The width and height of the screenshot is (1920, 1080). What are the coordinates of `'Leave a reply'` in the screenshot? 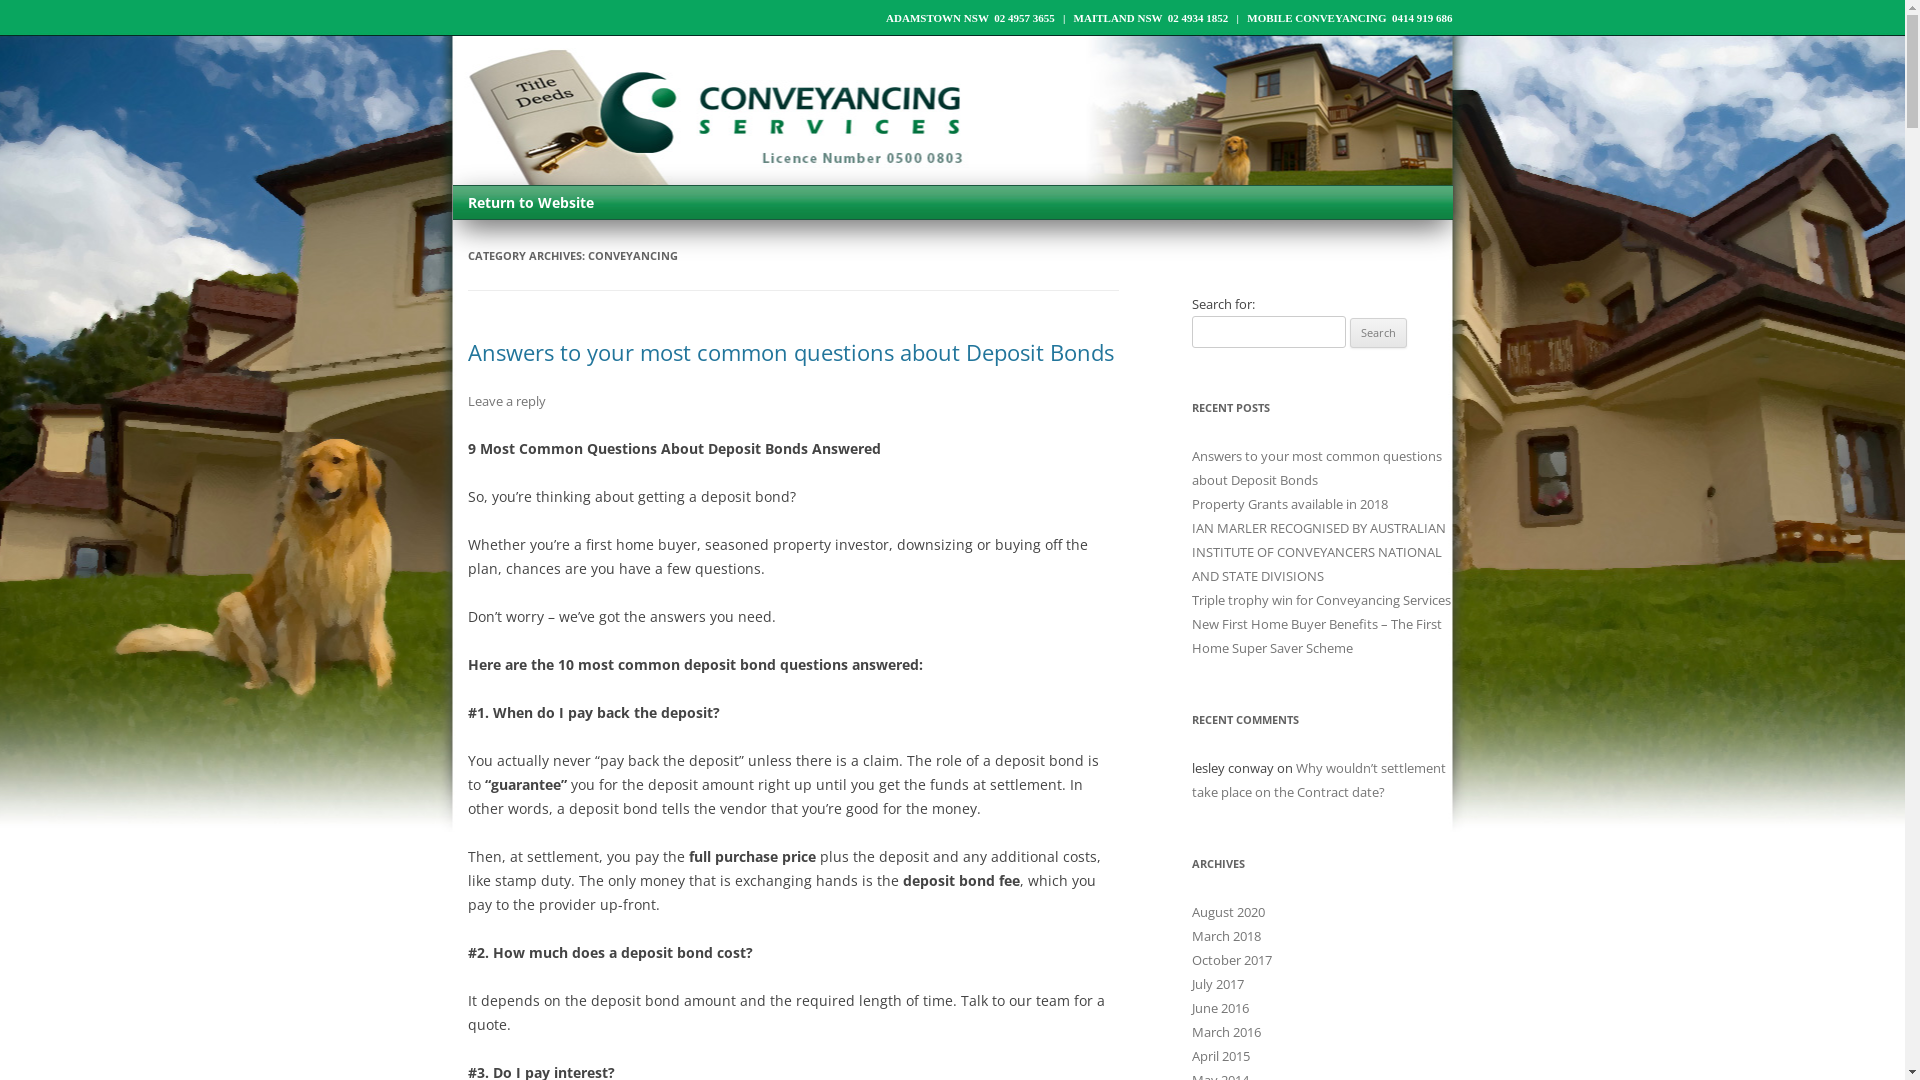 It's located at (507, 401).